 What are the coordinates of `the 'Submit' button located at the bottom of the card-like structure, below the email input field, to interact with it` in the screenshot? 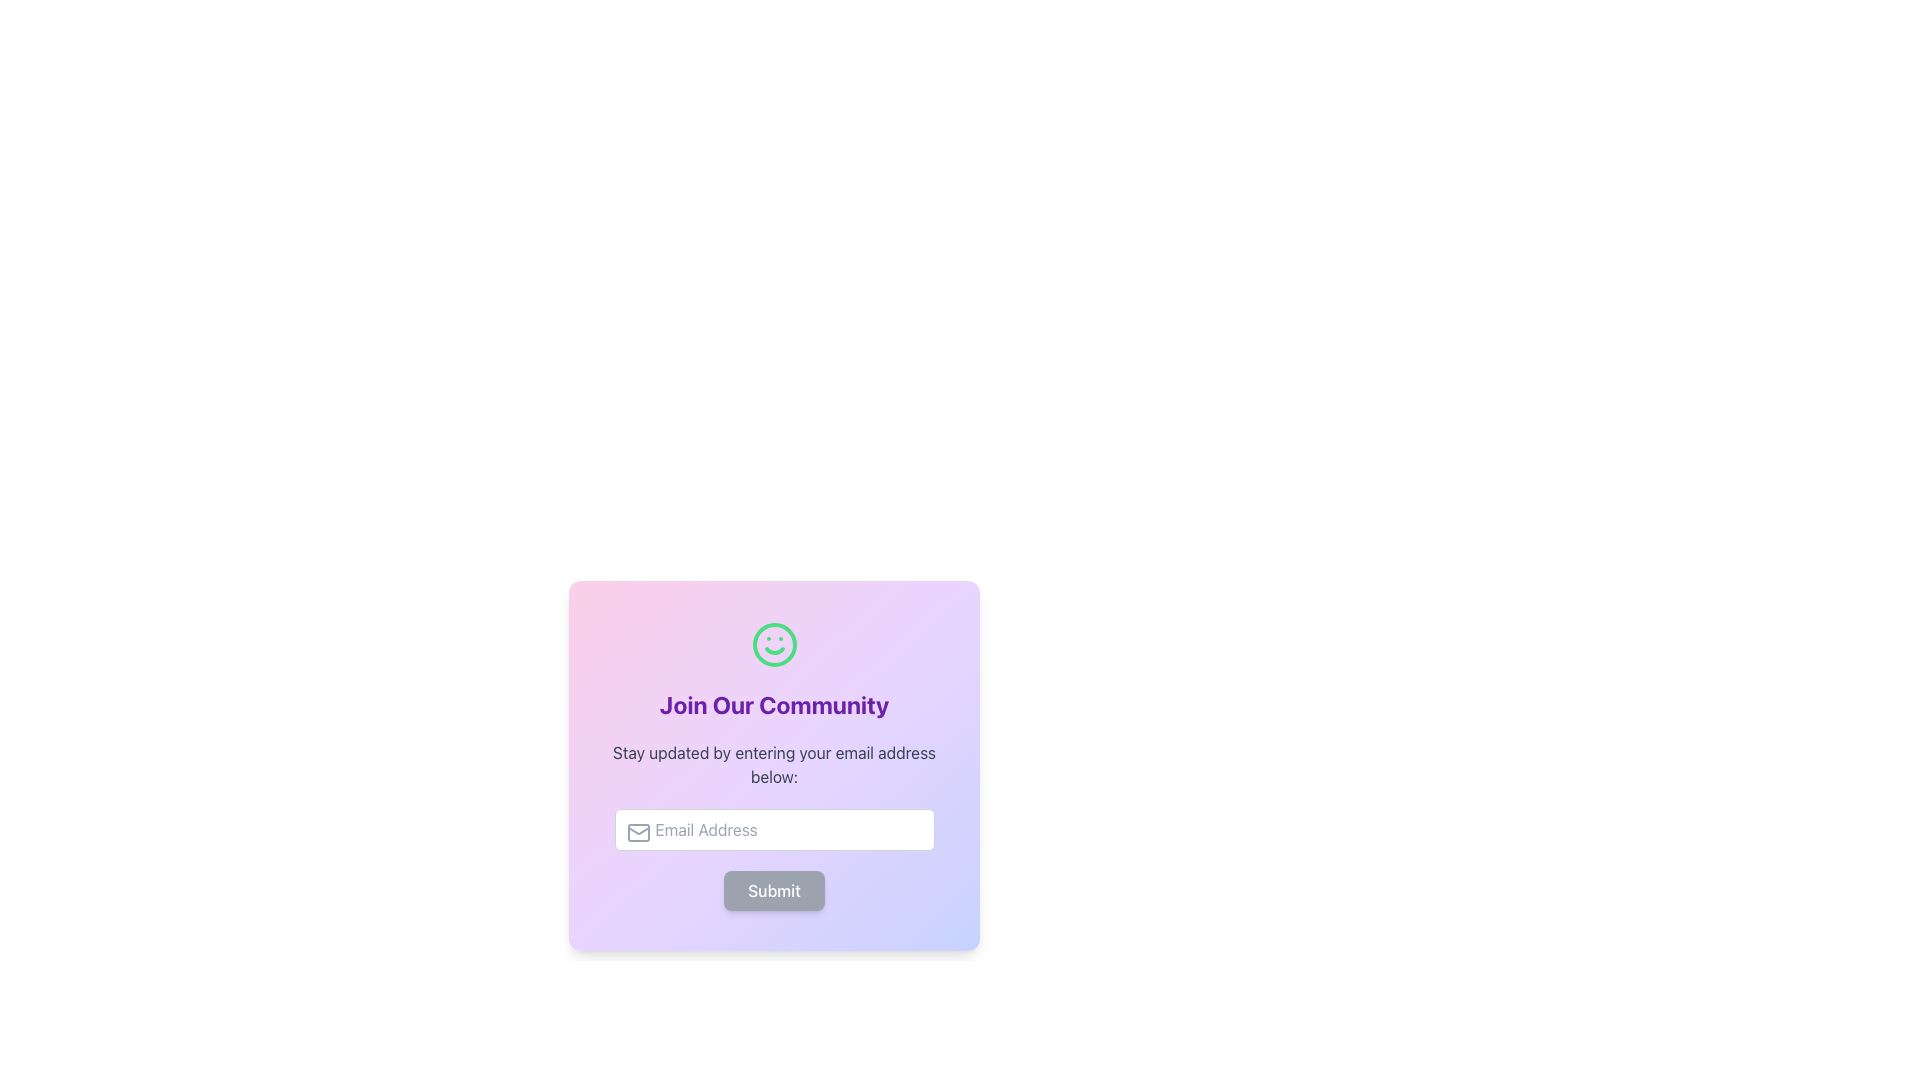 It's located at (773, 890).